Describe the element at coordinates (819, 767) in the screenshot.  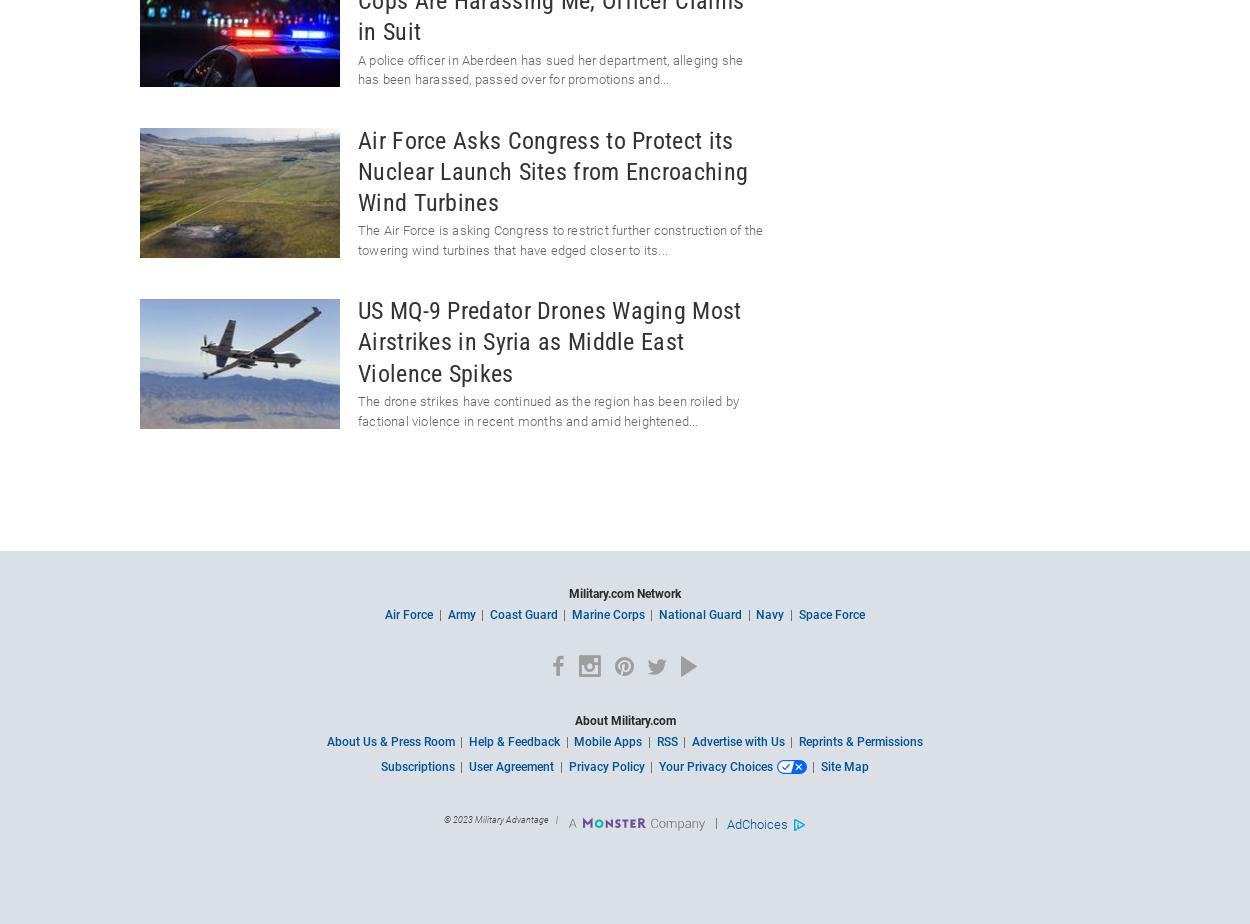
I see `'Site Map'` at that location.